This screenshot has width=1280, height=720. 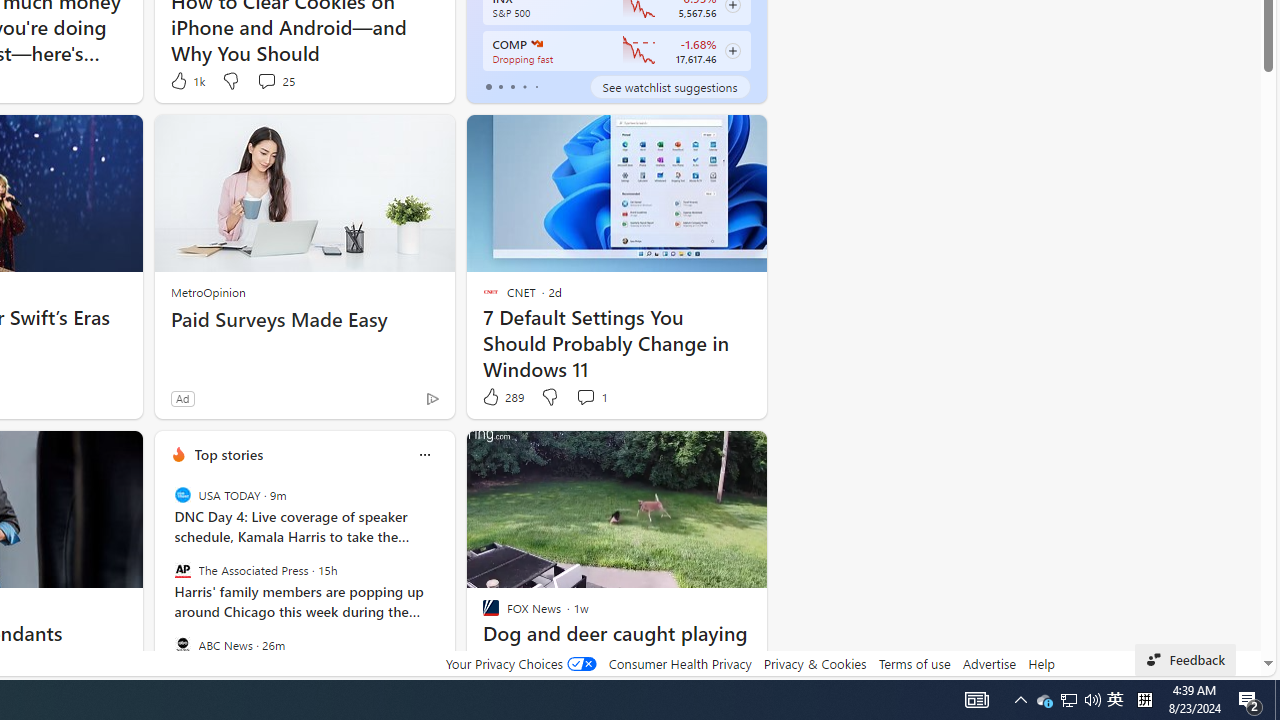 I want to click on 'MetroOpinion', so click(x=208, y=291).